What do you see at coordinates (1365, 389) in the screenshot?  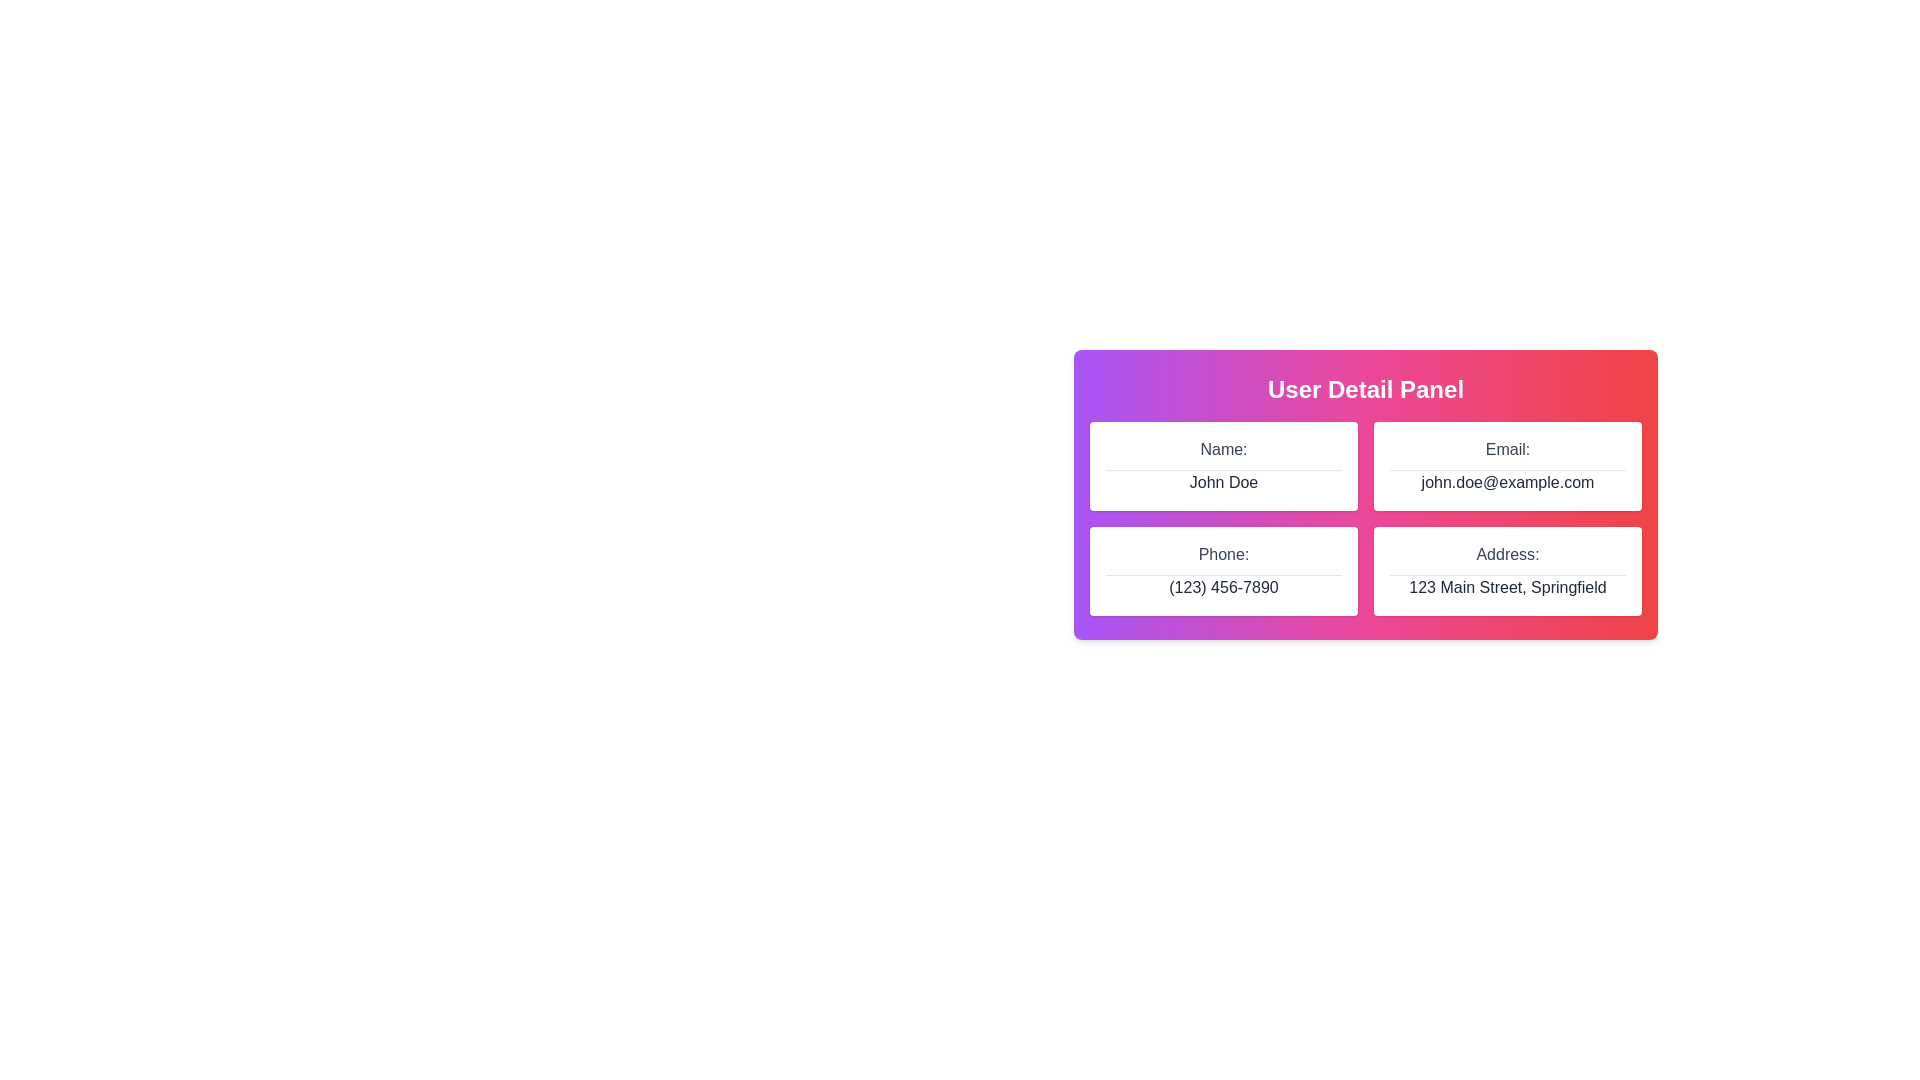 I see `the title text element located at the top center of the user detail section card, which provides information about the surrounding user details` at bounding box center [1365, 389].